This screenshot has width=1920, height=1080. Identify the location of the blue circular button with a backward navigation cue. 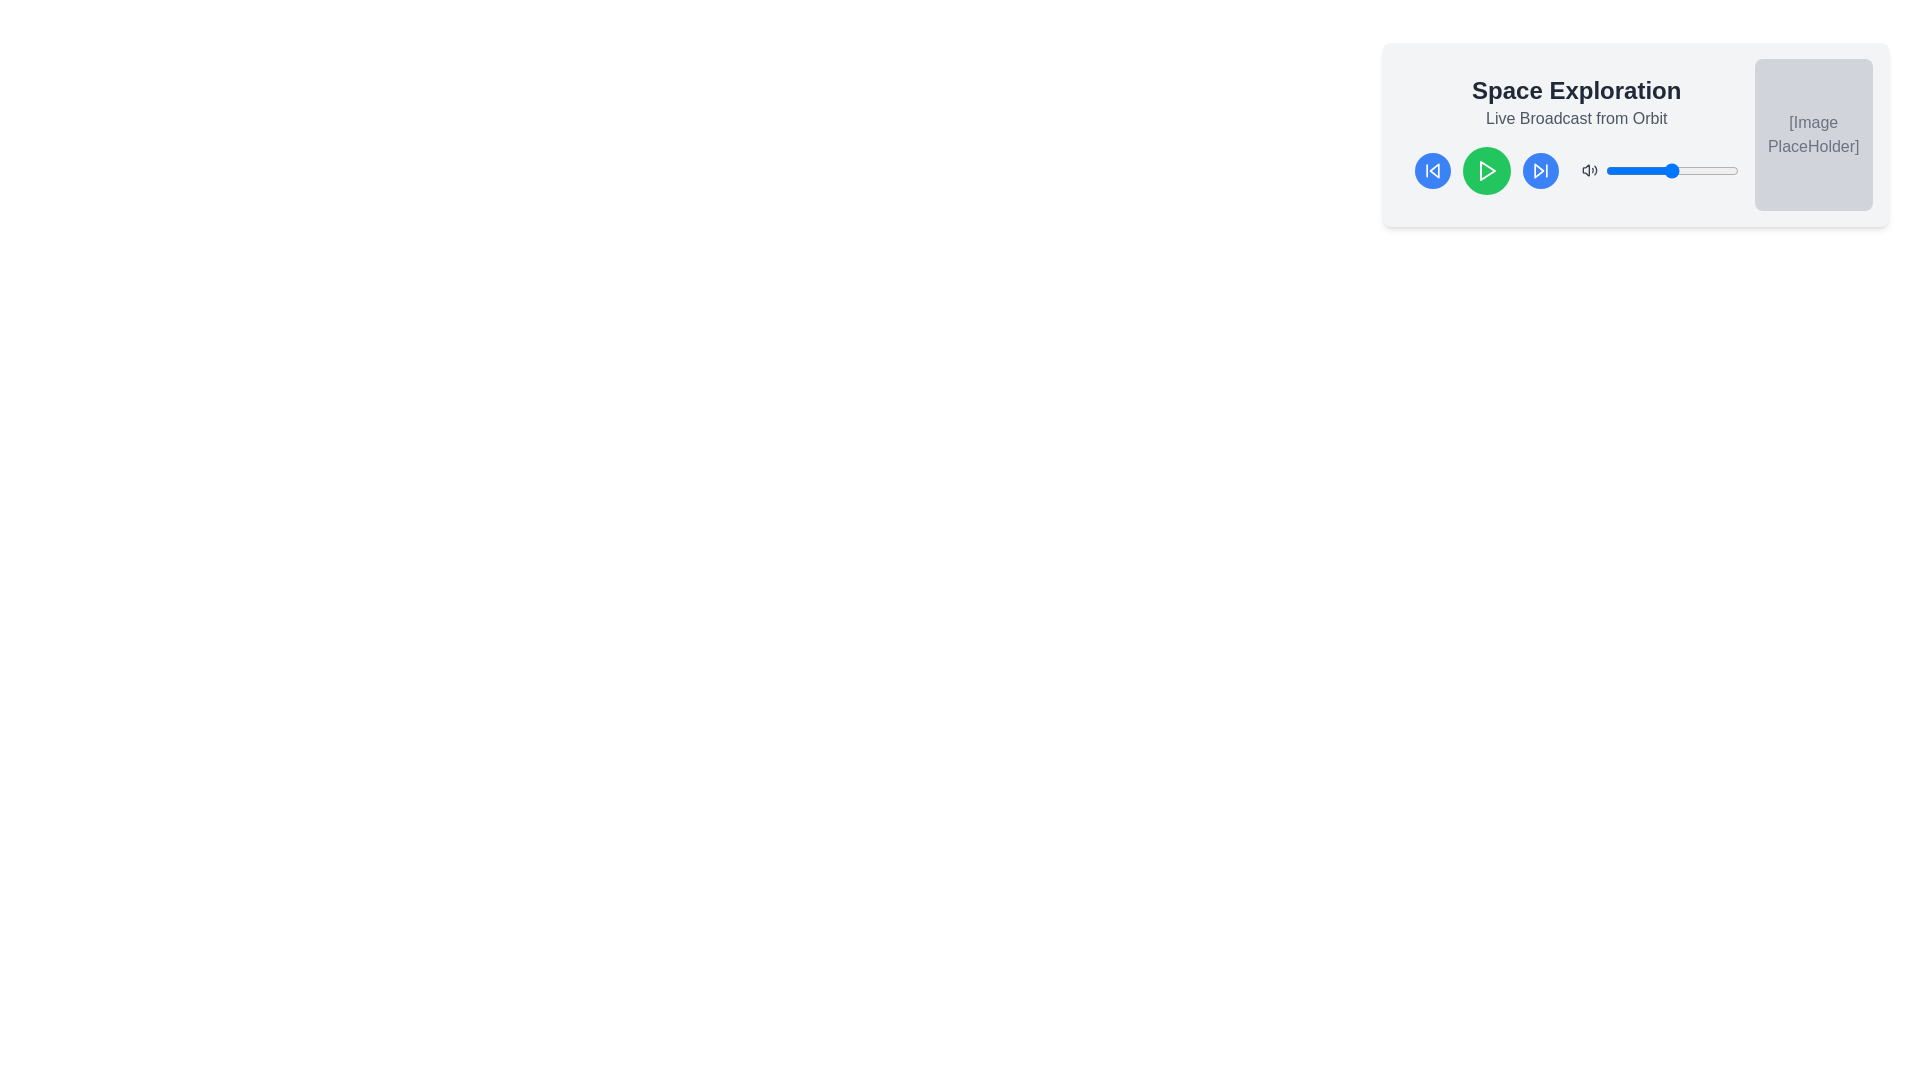
(1432, 169).